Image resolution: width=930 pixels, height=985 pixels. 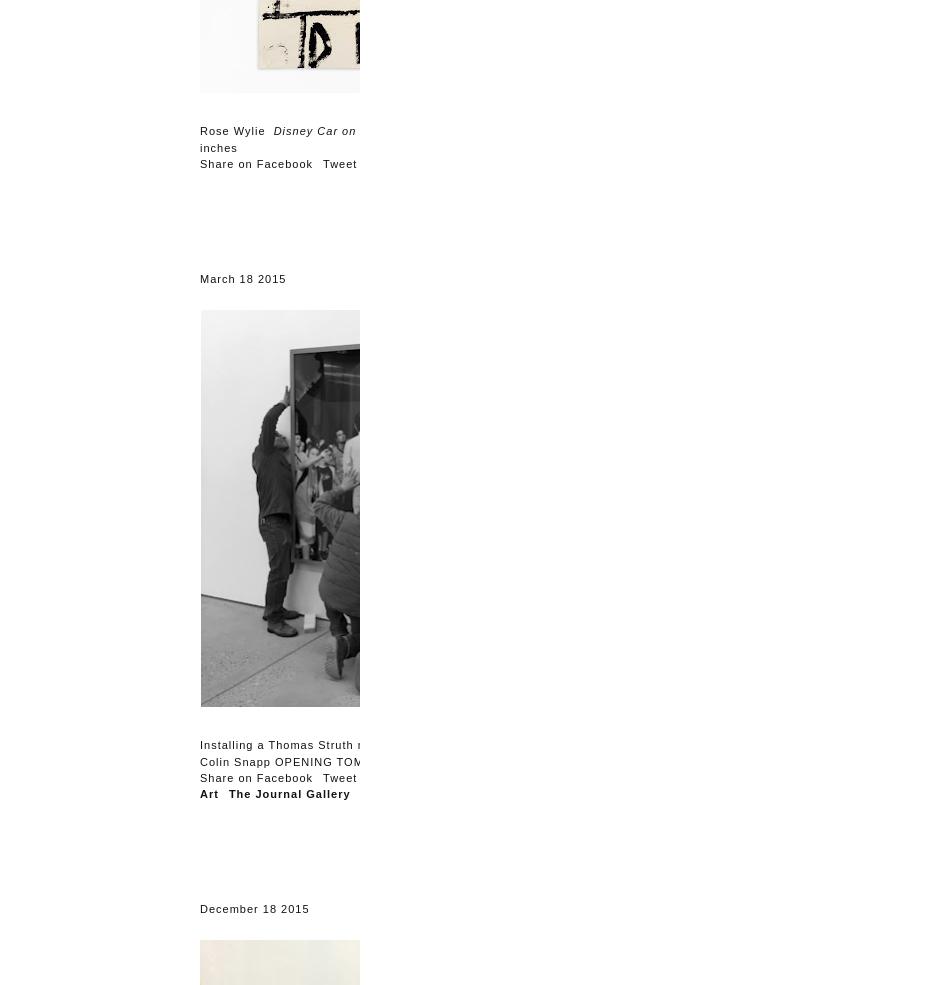 I want to click on 'City Limit', so click(x=390, y=792).